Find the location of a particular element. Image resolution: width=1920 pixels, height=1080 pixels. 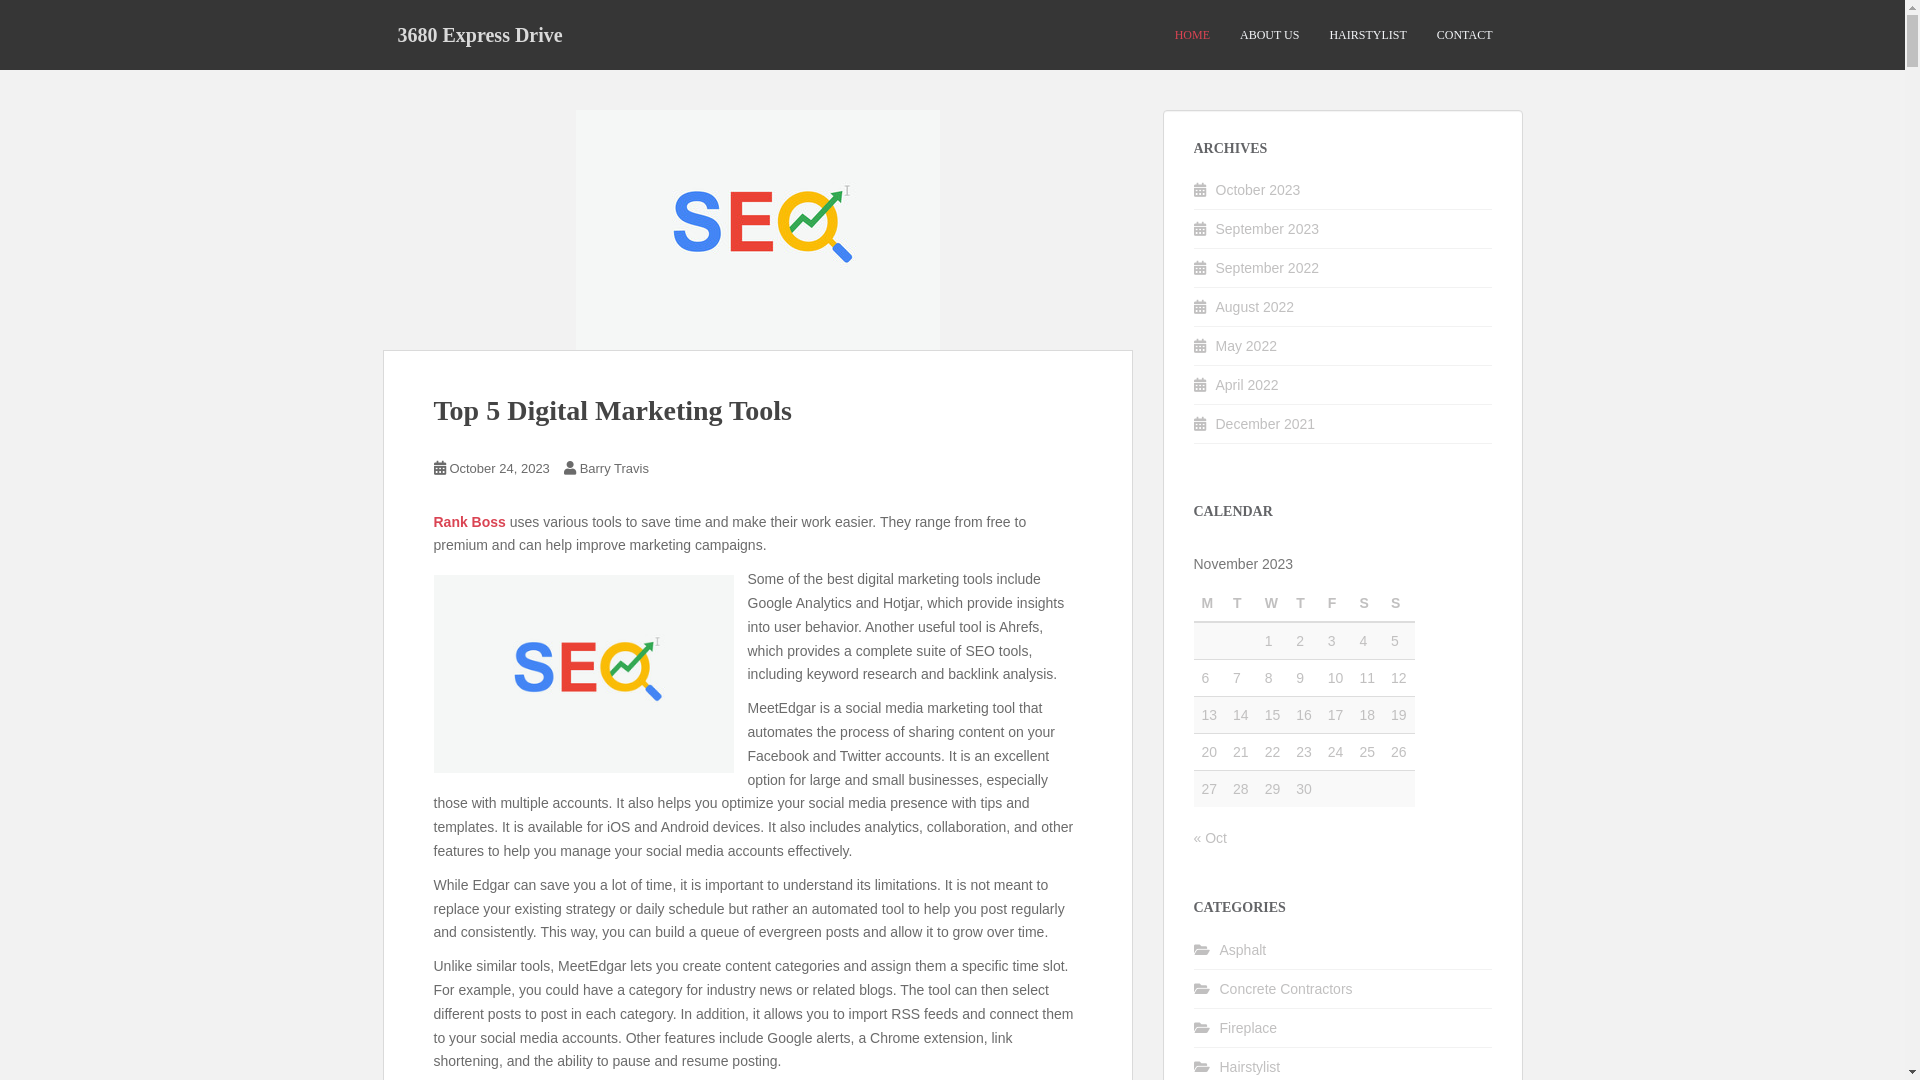

'HAIRSTYLIST' is located at coordinates (1366, 34).